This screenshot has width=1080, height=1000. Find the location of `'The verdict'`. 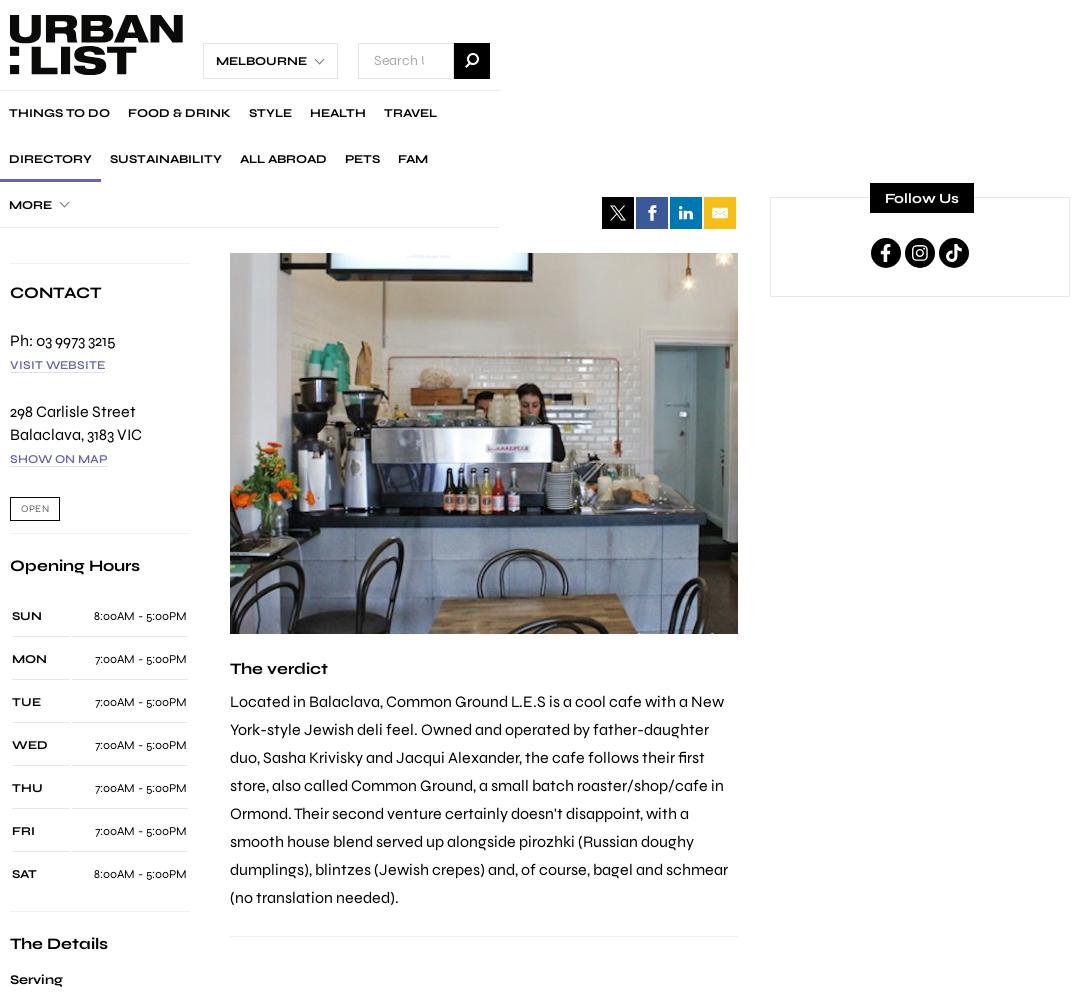

'The verdict' is located at coordinates (278, 668).